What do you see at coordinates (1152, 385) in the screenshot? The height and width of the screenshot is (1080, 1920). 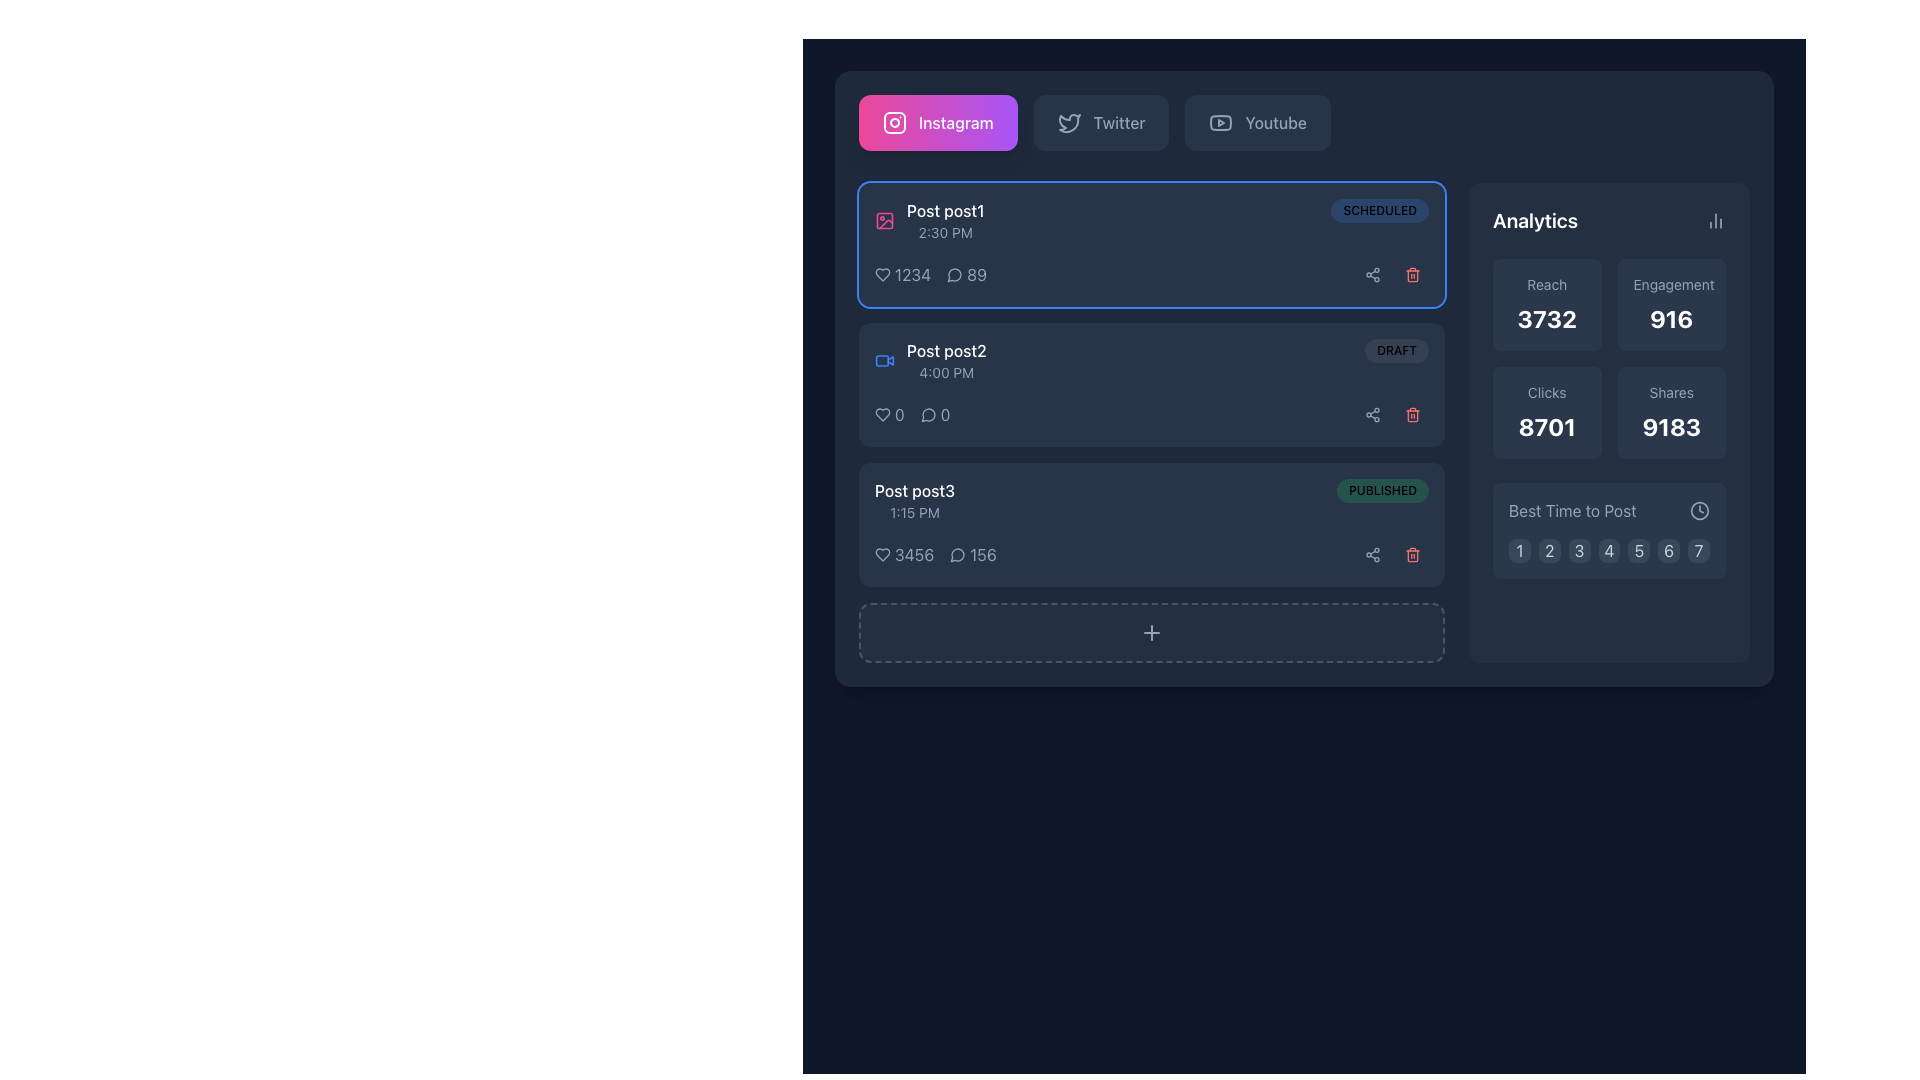 I see `counters within the panel labeled 'Post post2', which is the second item in a vertically stacked list of post panels` at bounding box center [1152, 385].